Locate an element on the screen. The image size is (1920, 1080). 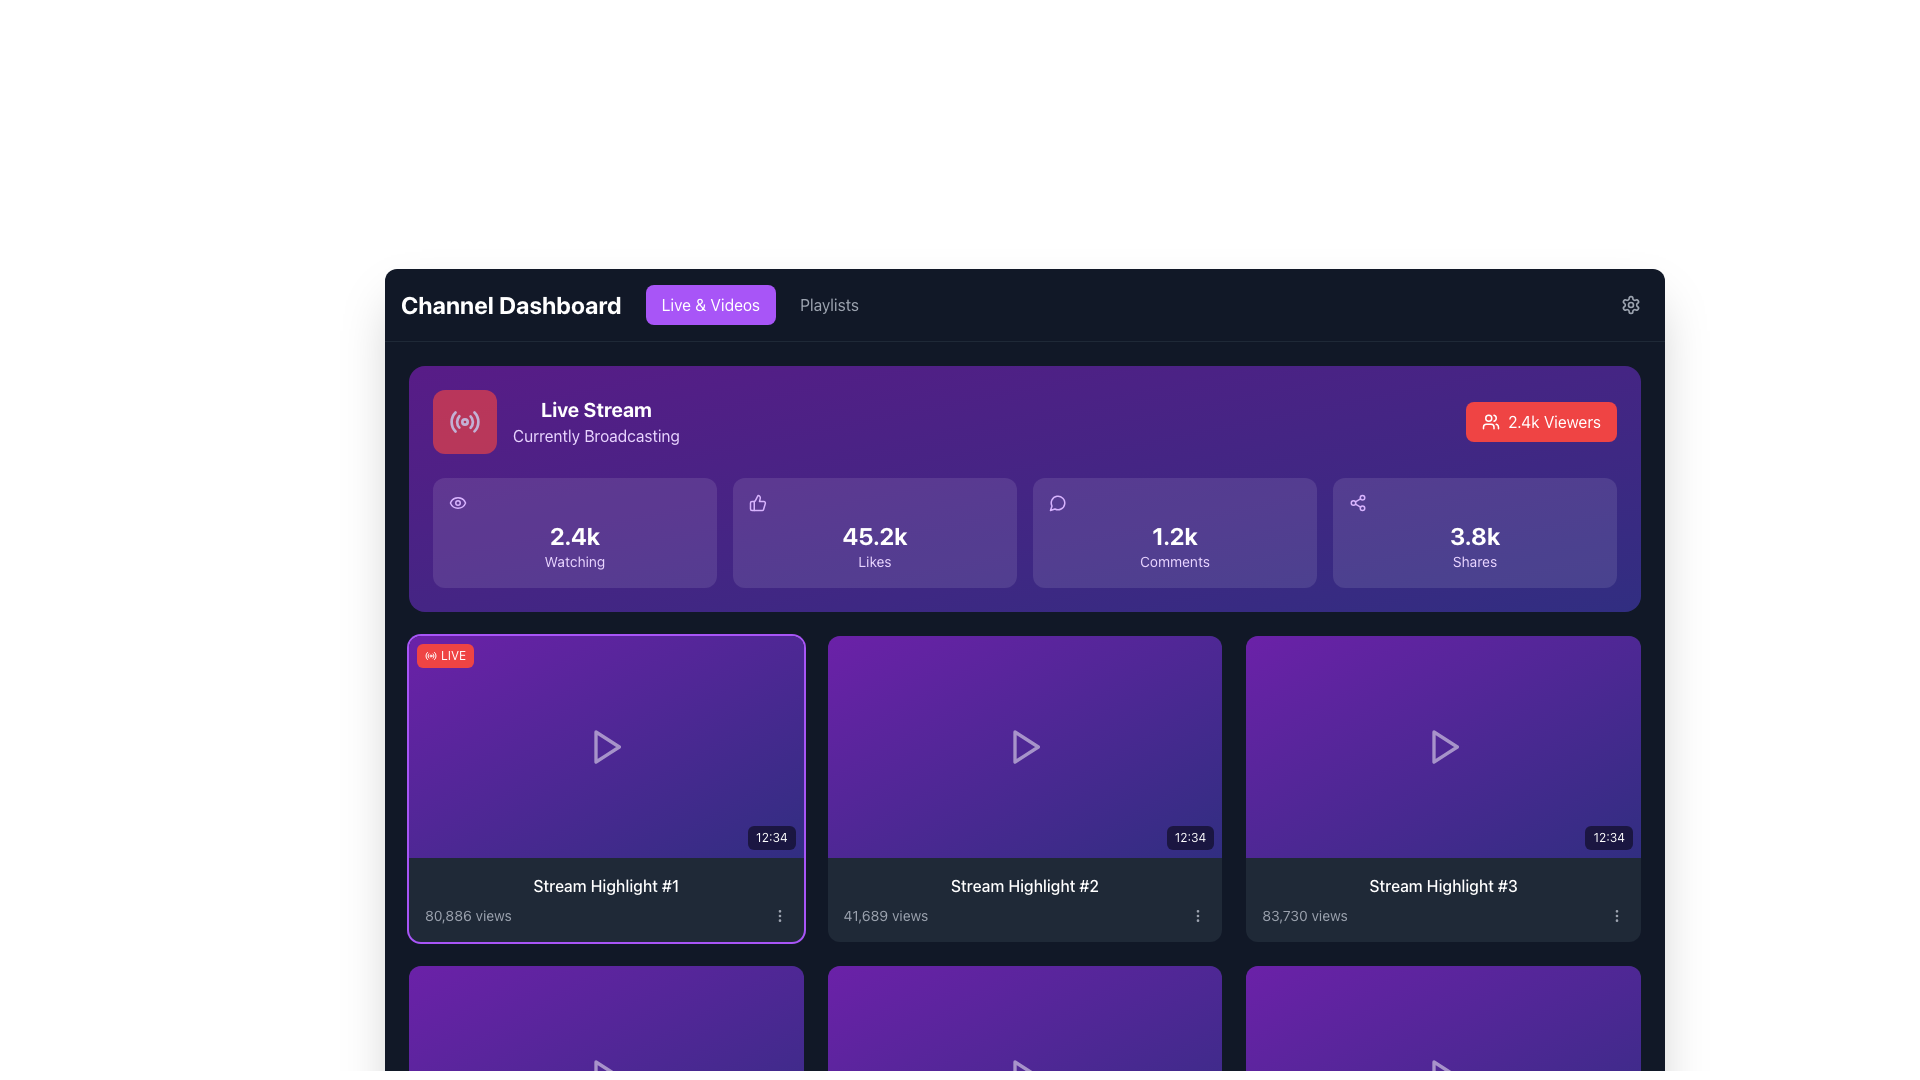
the rectangular button with a purple background and white text reading 'Live & Videos' is located at coordinates (759, 304).